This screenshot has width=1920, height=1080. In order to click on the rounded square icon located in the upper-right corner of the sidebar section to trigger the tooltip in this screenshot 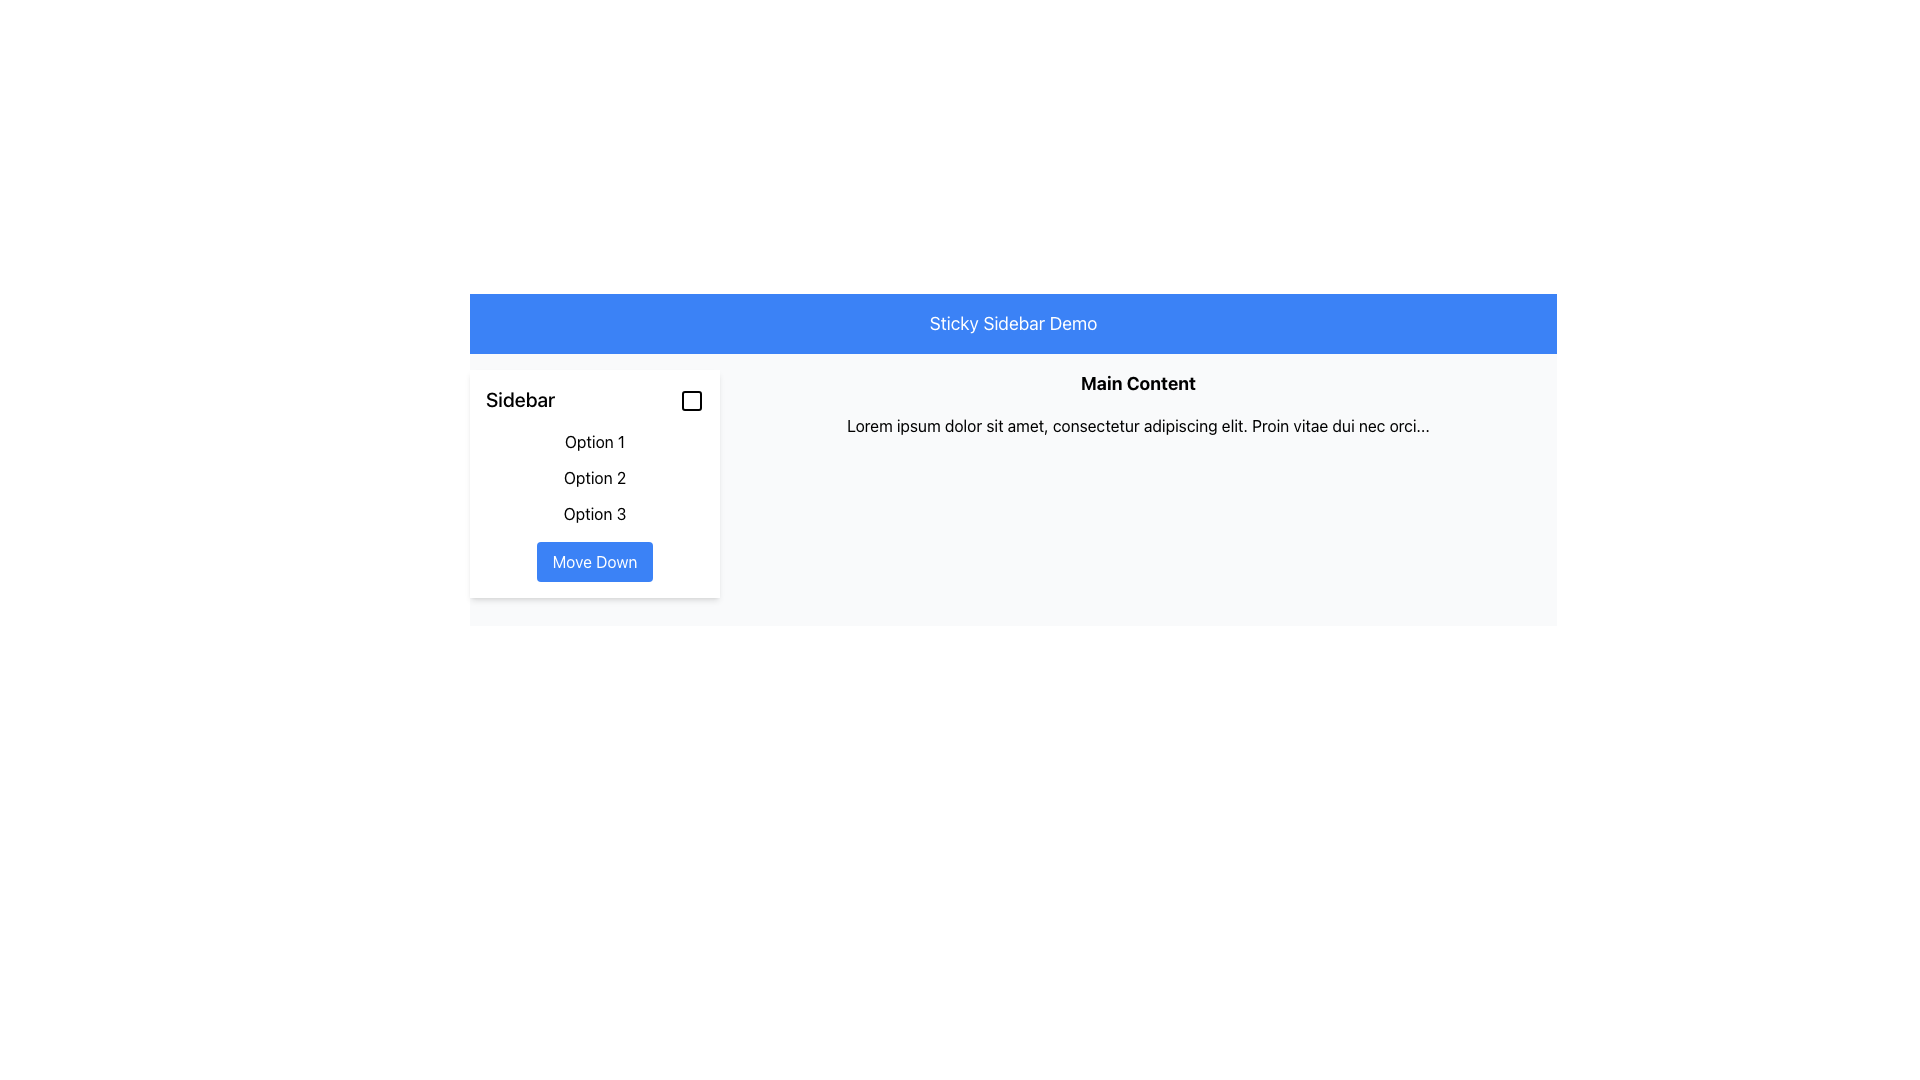, I will do `click(691, 400)`.